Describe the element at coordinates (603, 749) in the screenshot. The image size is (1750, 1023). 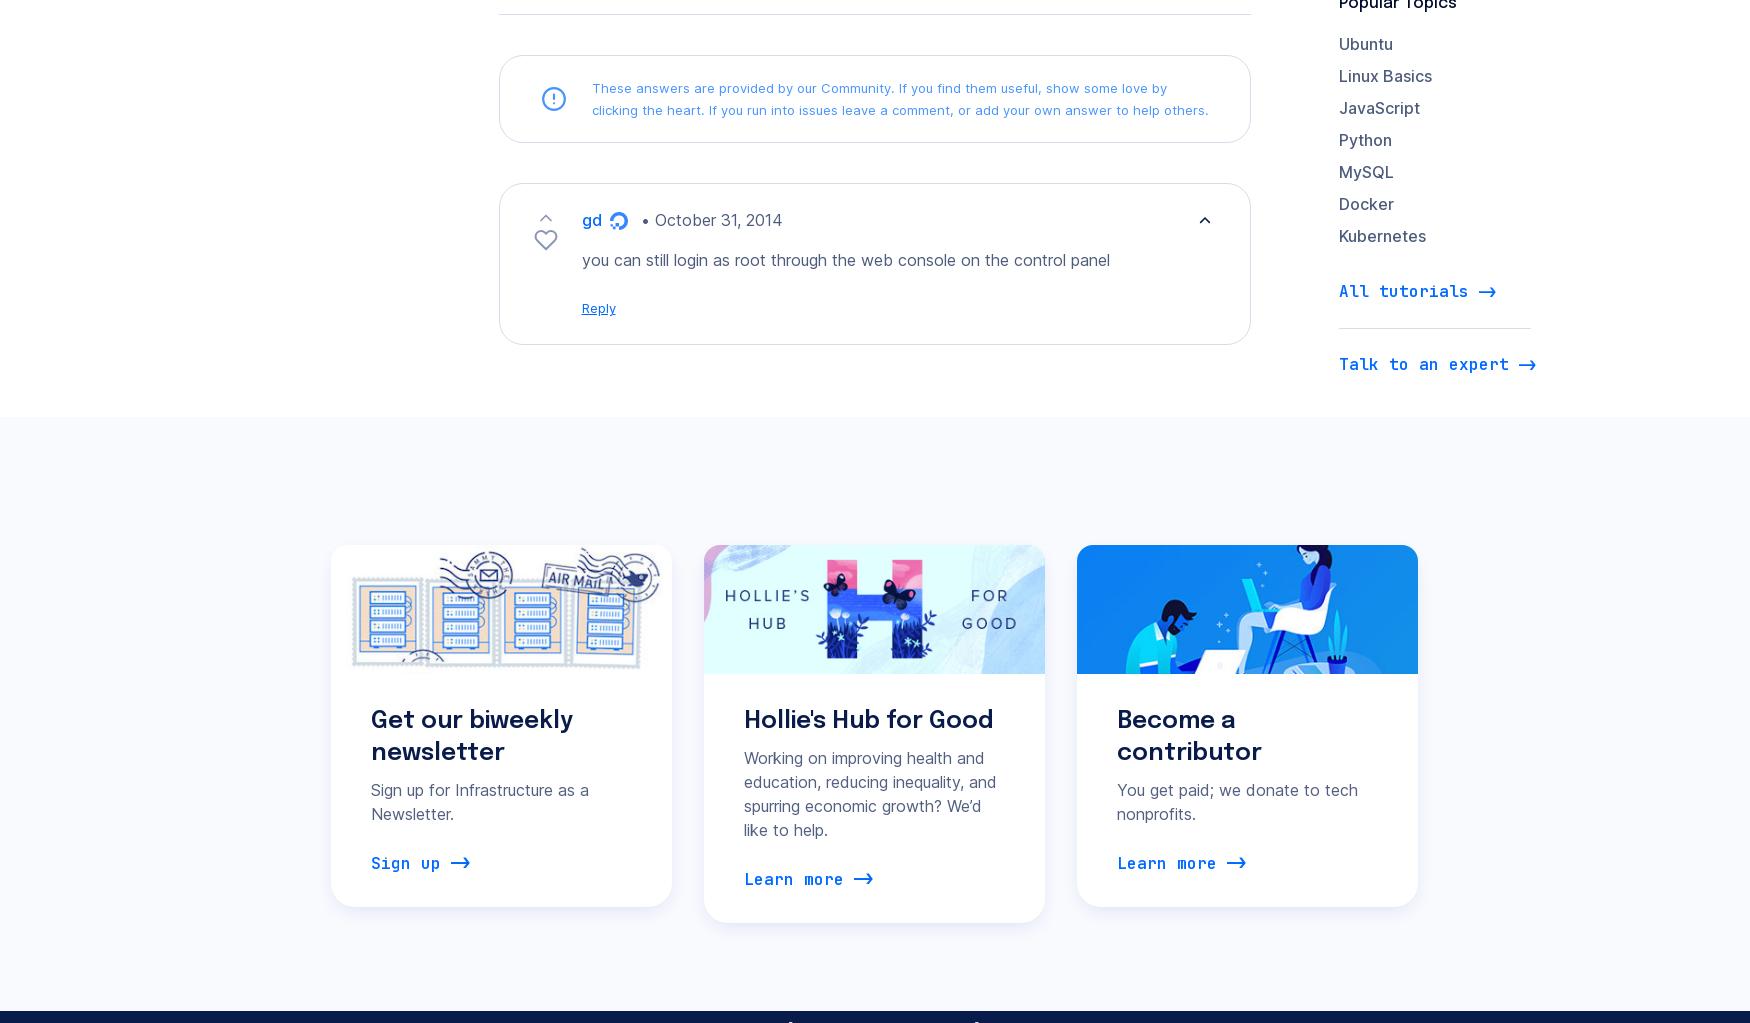
I see `'Release Notes'` at that location.